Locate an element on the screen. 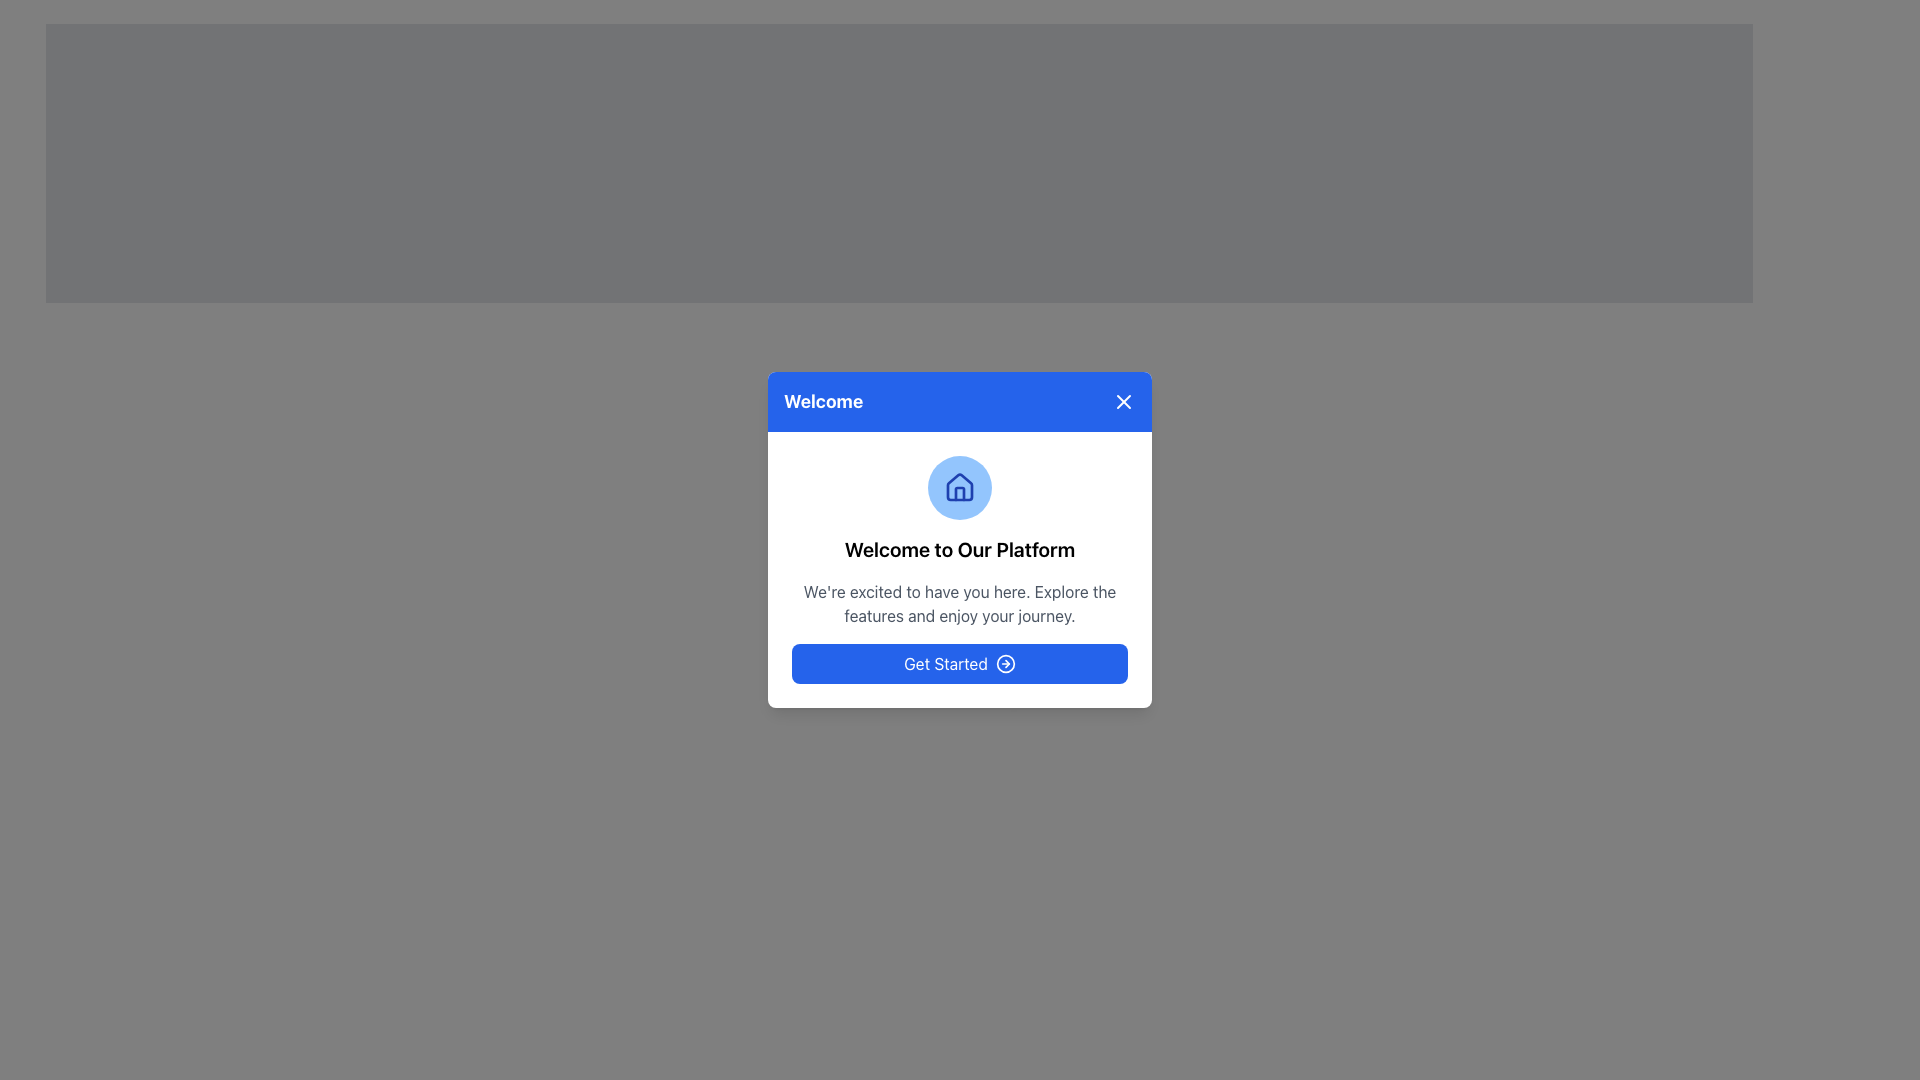 This screenshot has width=1920, height=1080. the close button located in the top-right corner of the 'Welcome' modal is located at coordinates (1123, 401).